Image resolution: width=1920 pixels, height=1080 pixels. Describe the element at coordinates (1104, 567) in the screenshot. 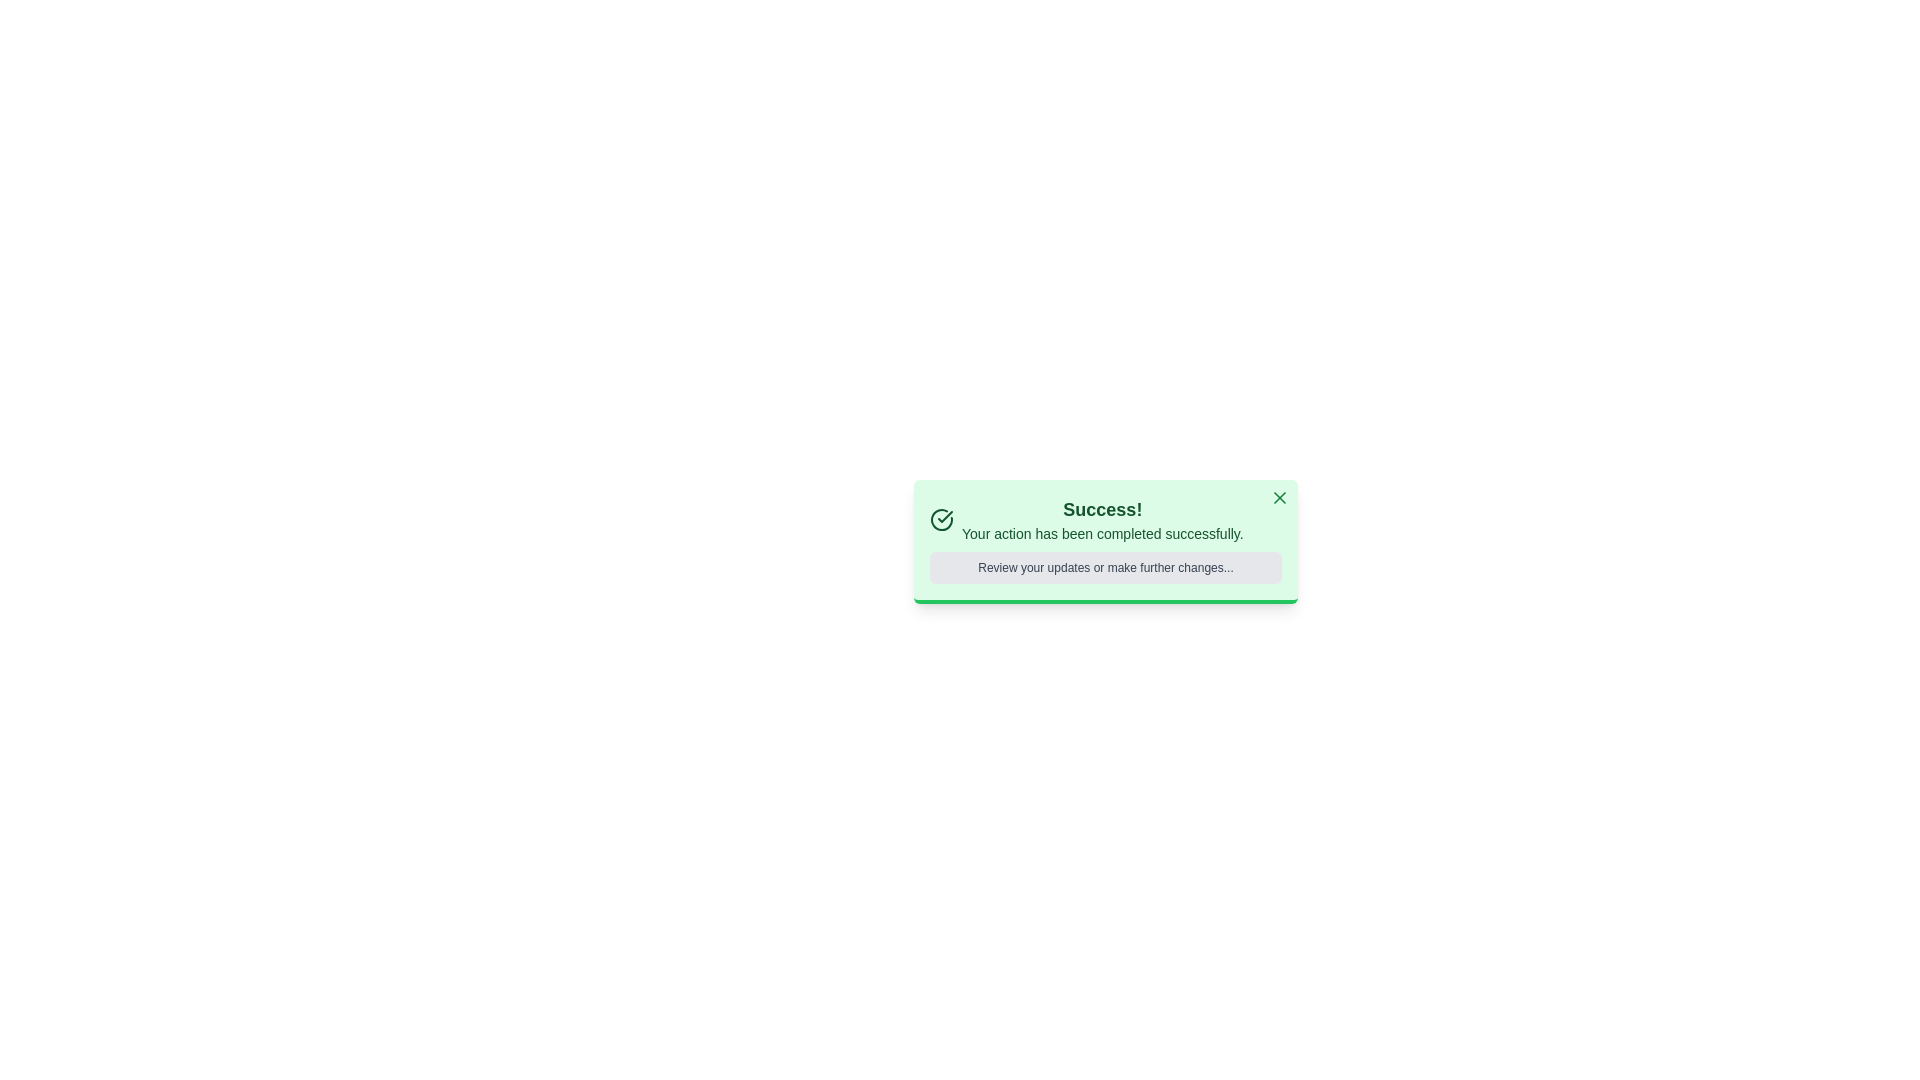

I see `the additional information text to select it` at that location.